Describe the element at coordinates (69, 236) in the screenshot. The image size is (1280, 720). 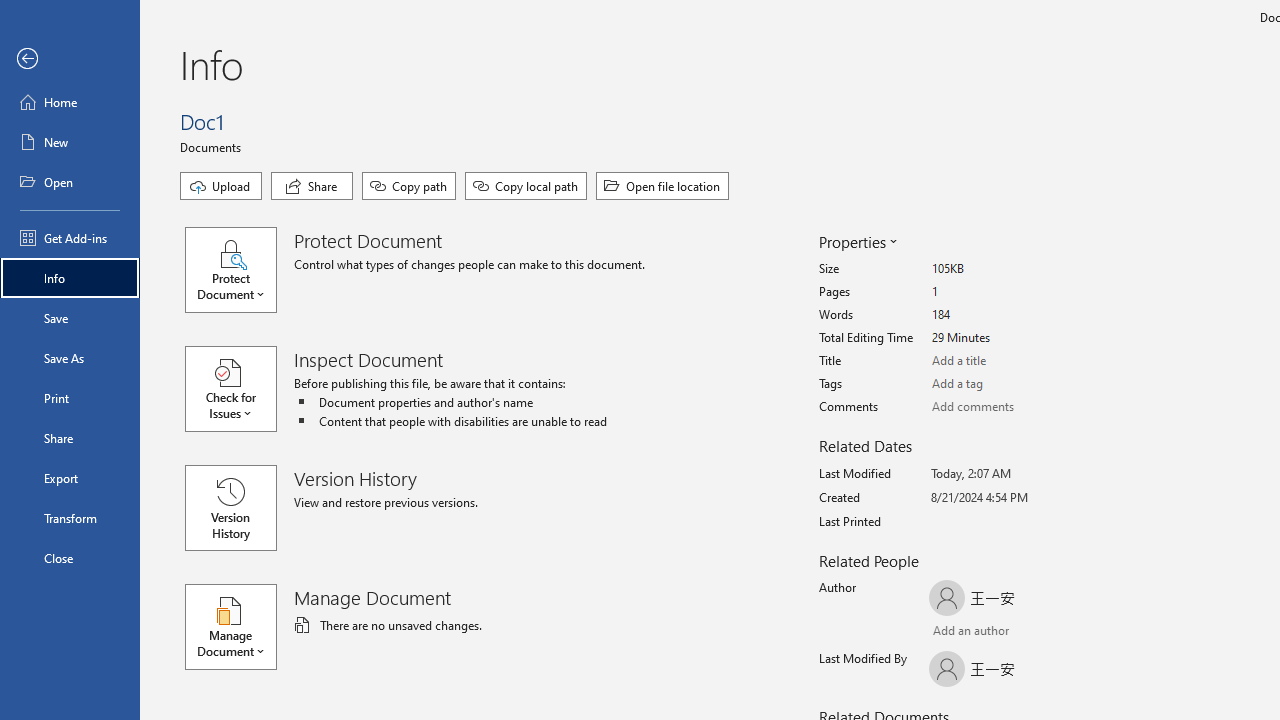
I see `'Get Add-ins'` at that location.